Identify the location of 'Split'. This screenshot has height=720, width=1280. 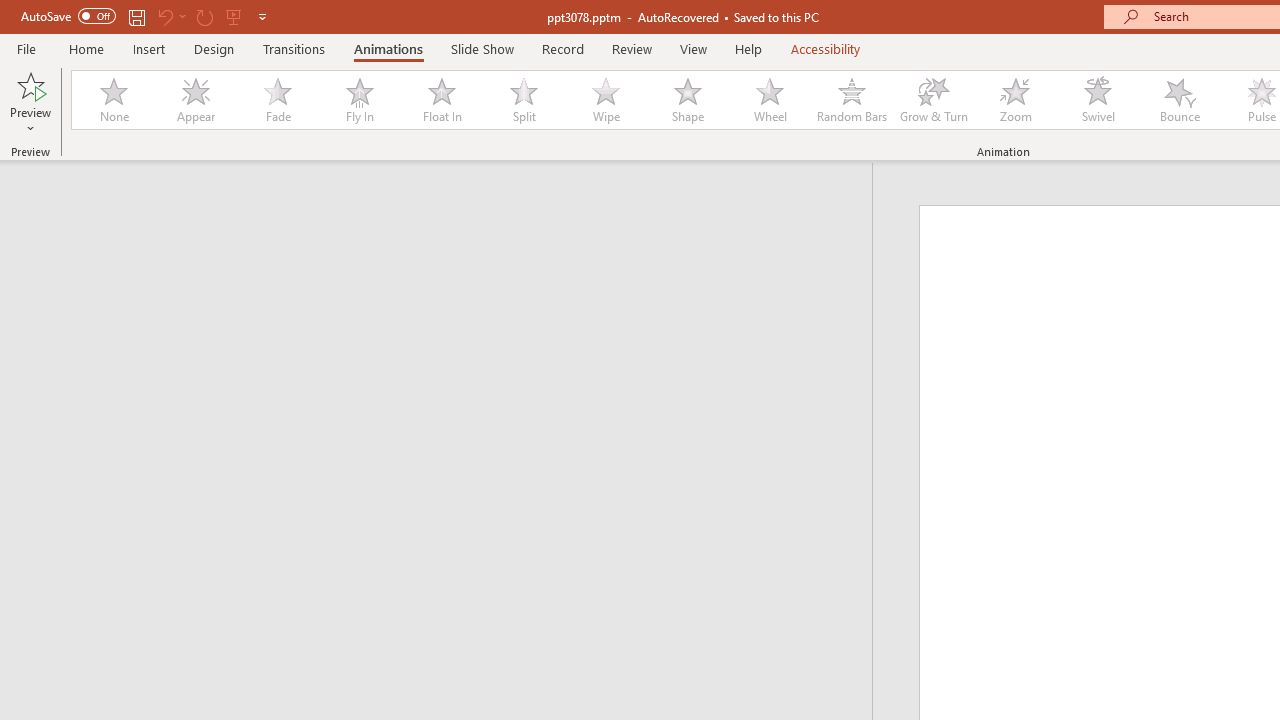
(523, 100).